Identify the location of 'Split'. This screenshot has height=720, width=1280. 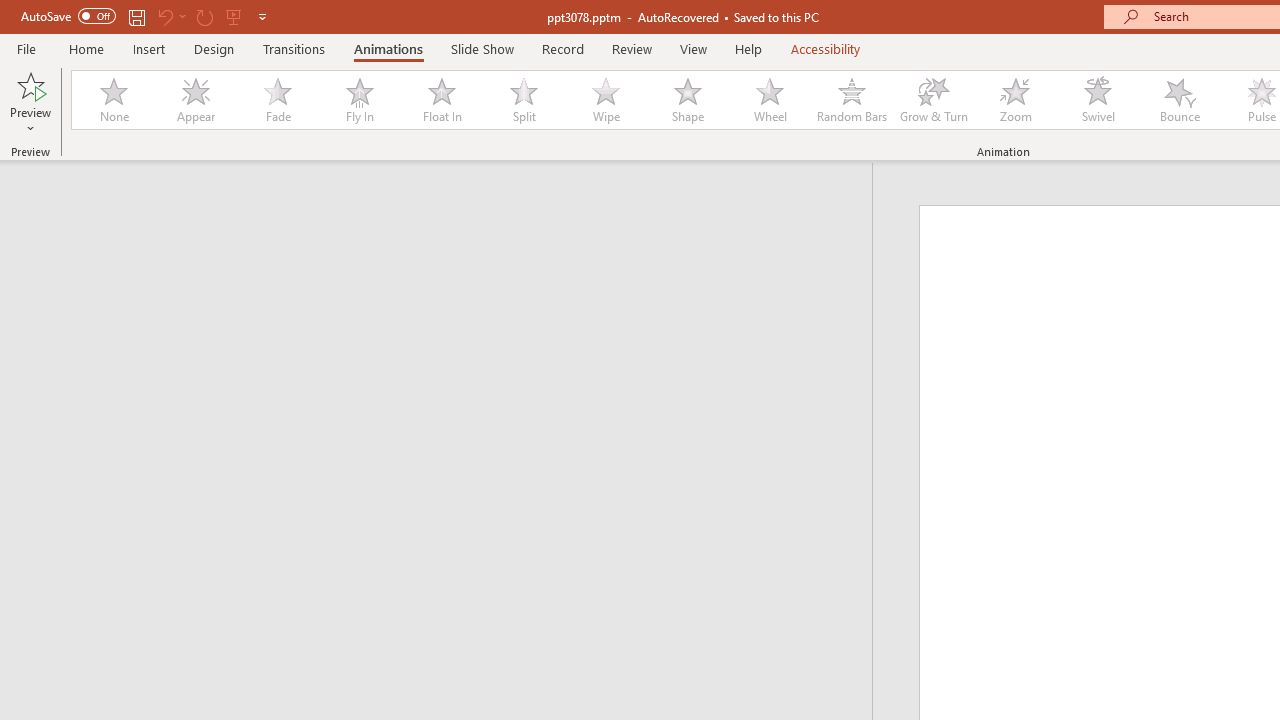
(523, 100).